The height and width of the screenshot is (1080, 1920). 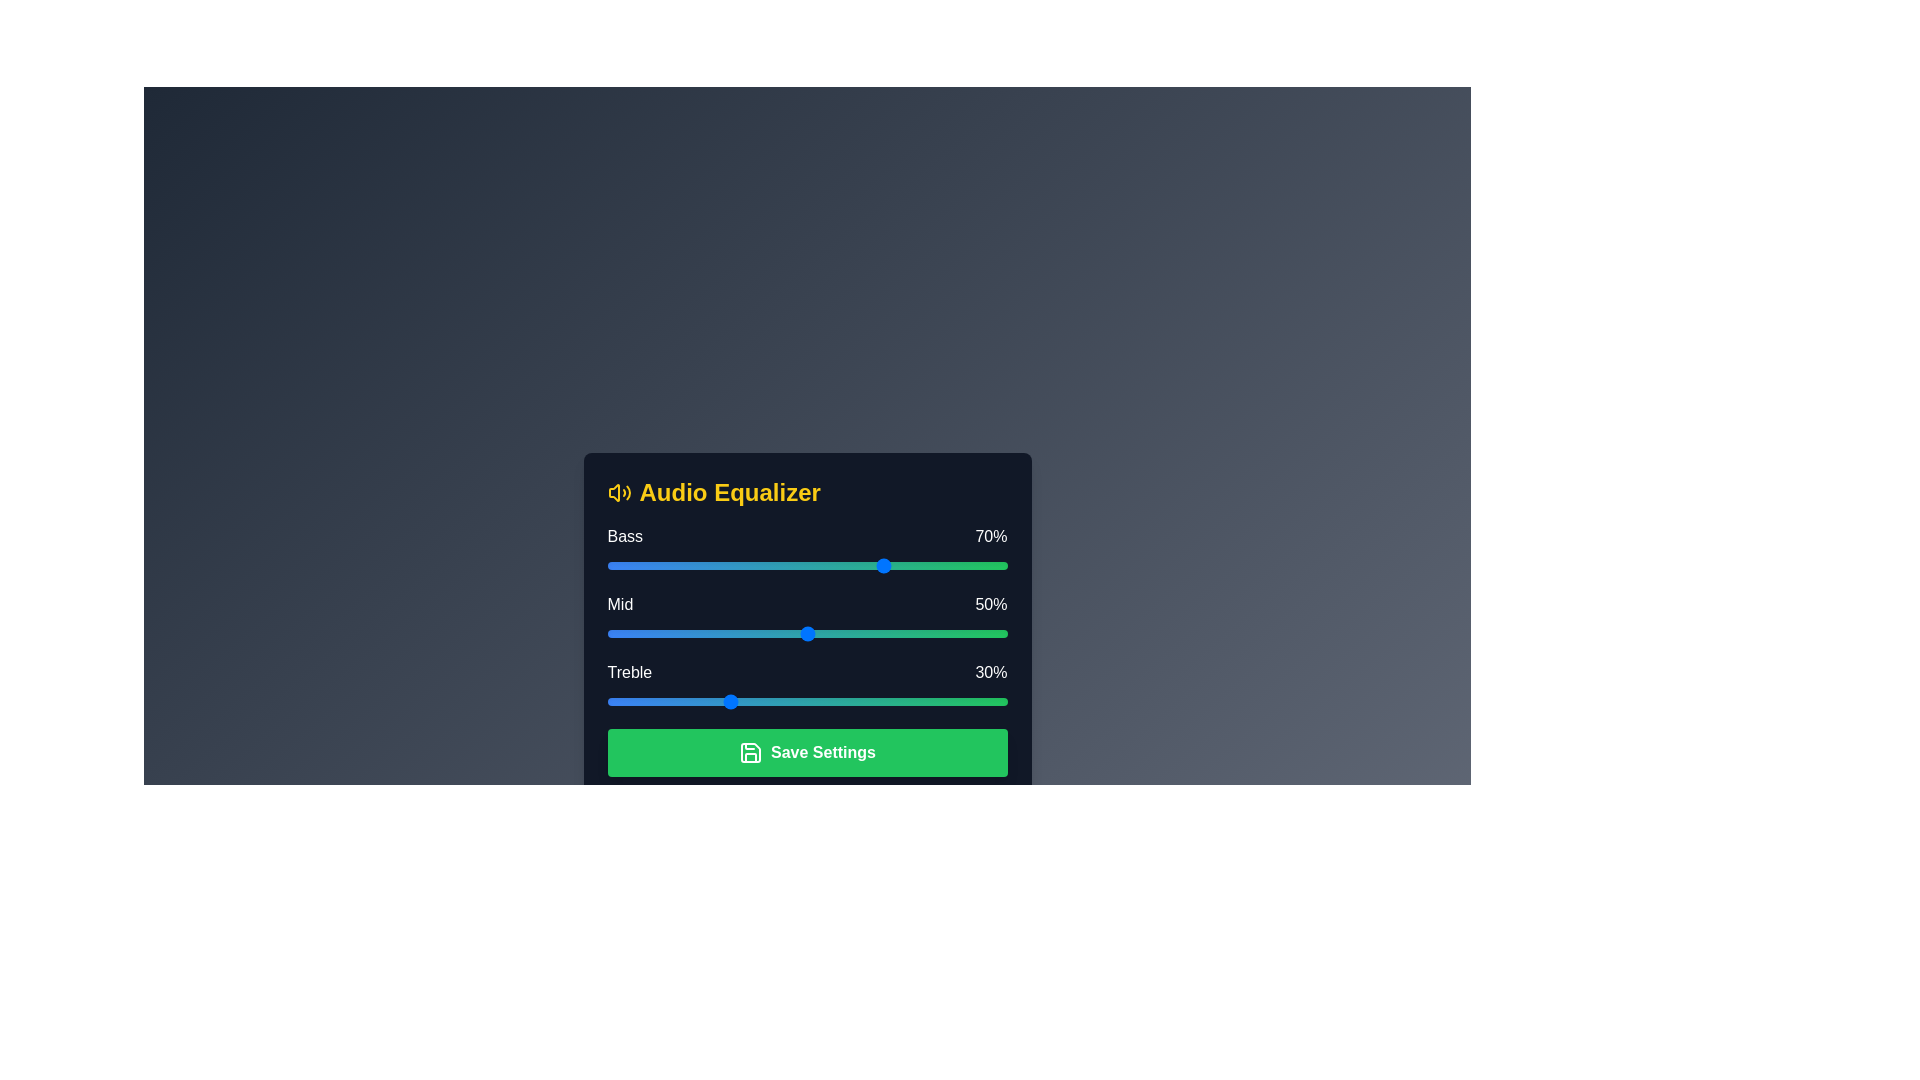 What do you see at coordinates (839, 566) in the screenshot?
I see `the 0 slider to 58% and observe the visual feedback` at bounding box center [839, 566].